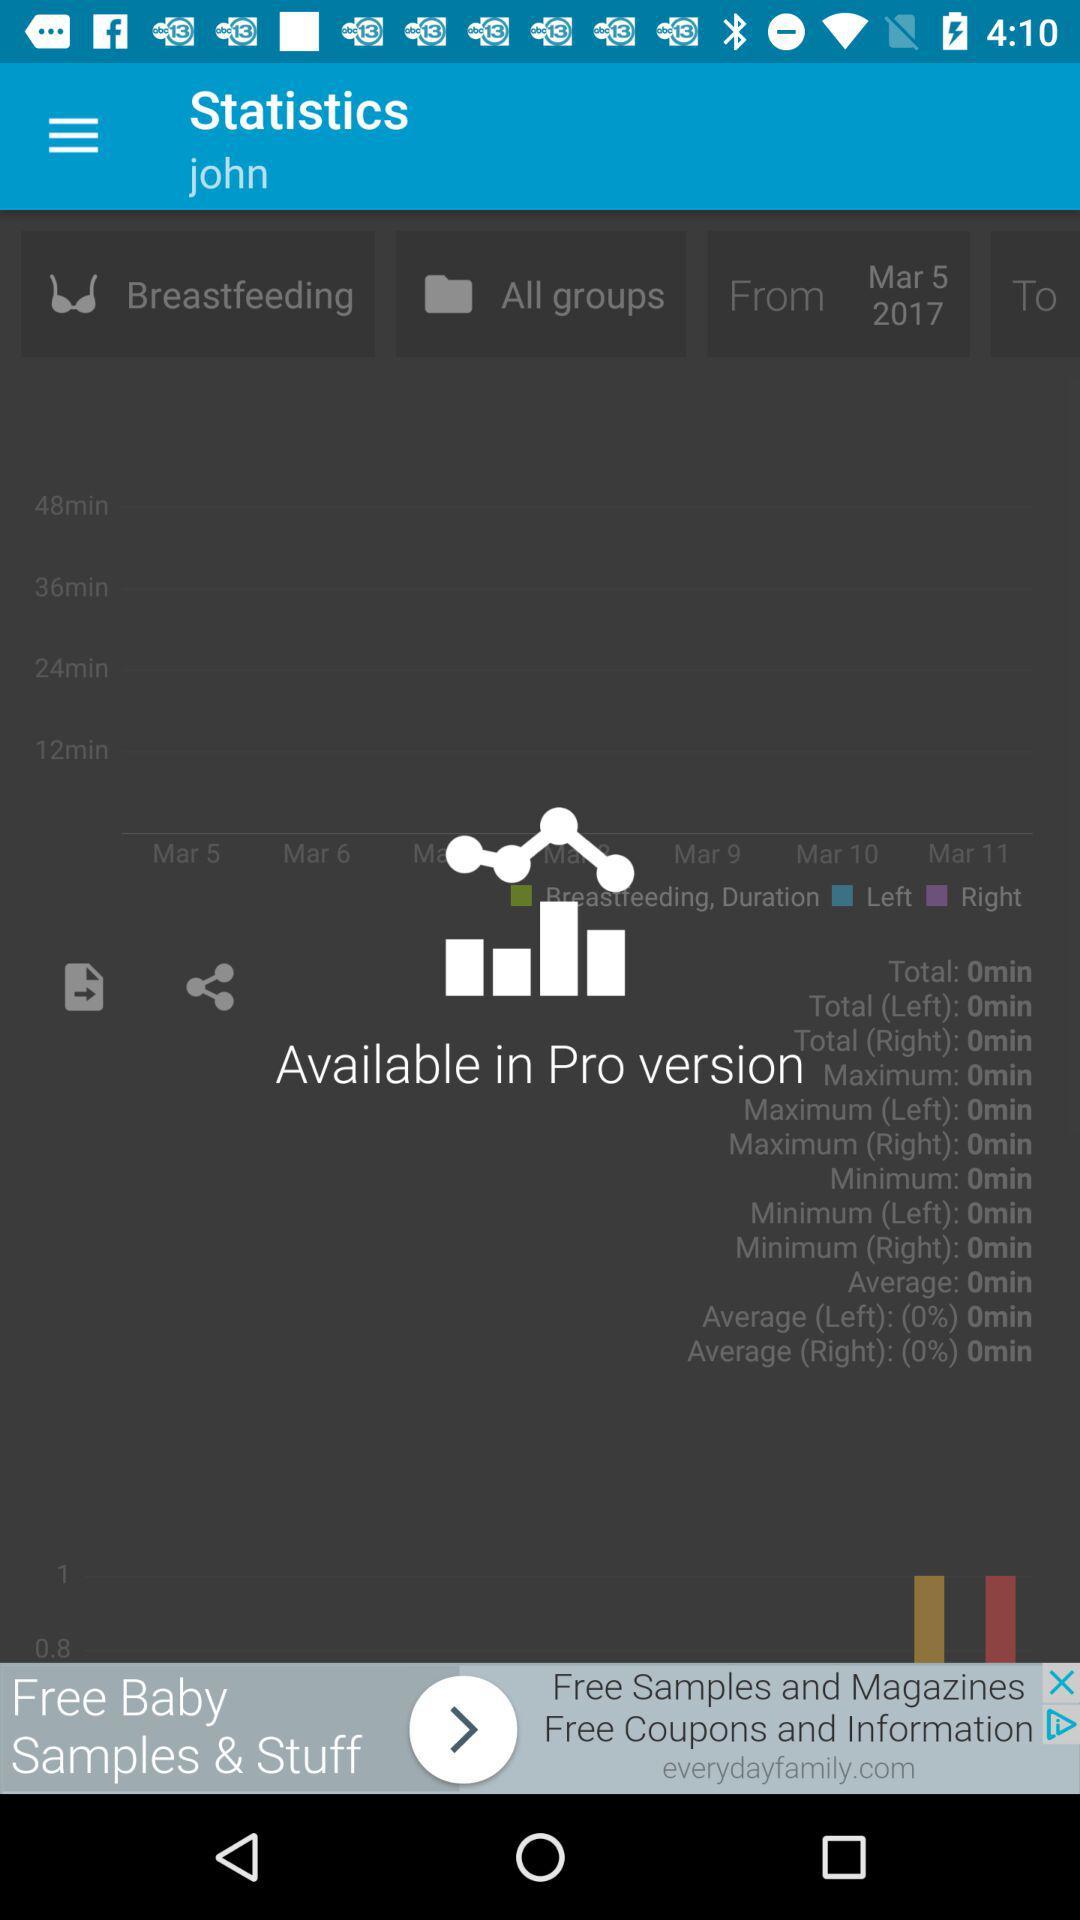  I want to click on the description icon, so click(83, 987).